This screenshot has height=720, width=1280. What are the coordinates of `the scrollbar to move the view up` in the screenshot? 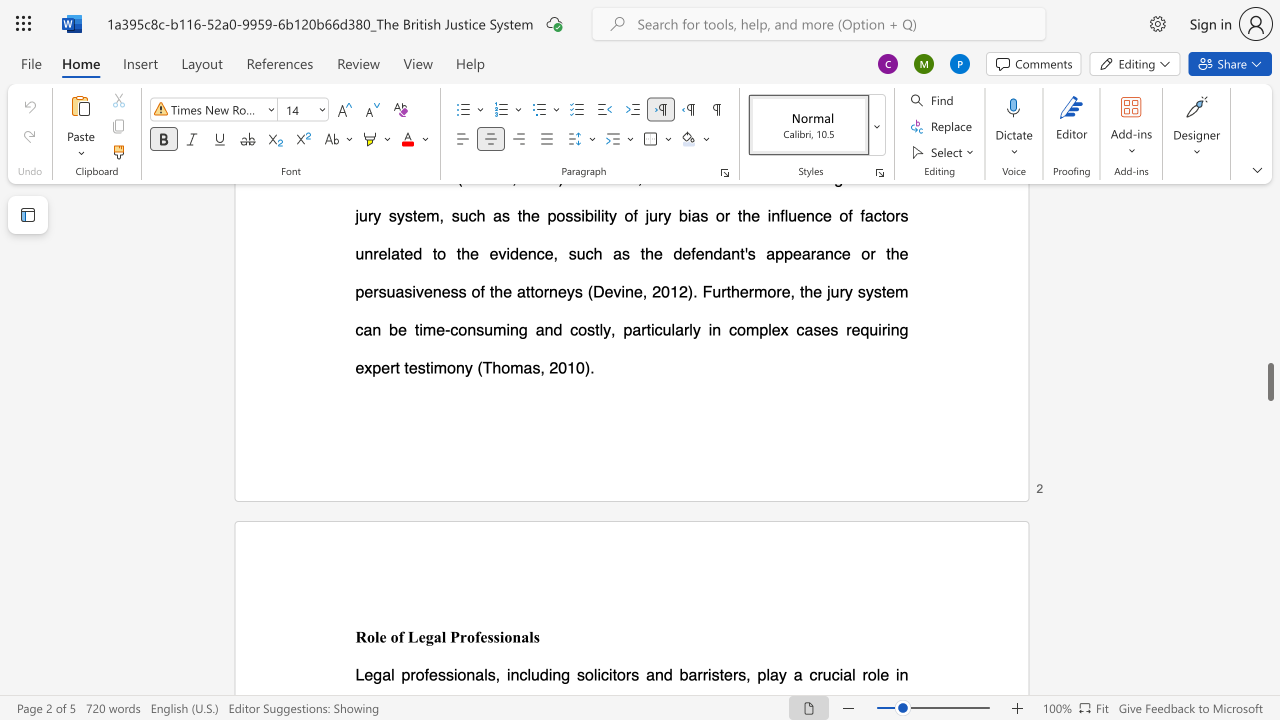 It's located at (1269, 280).